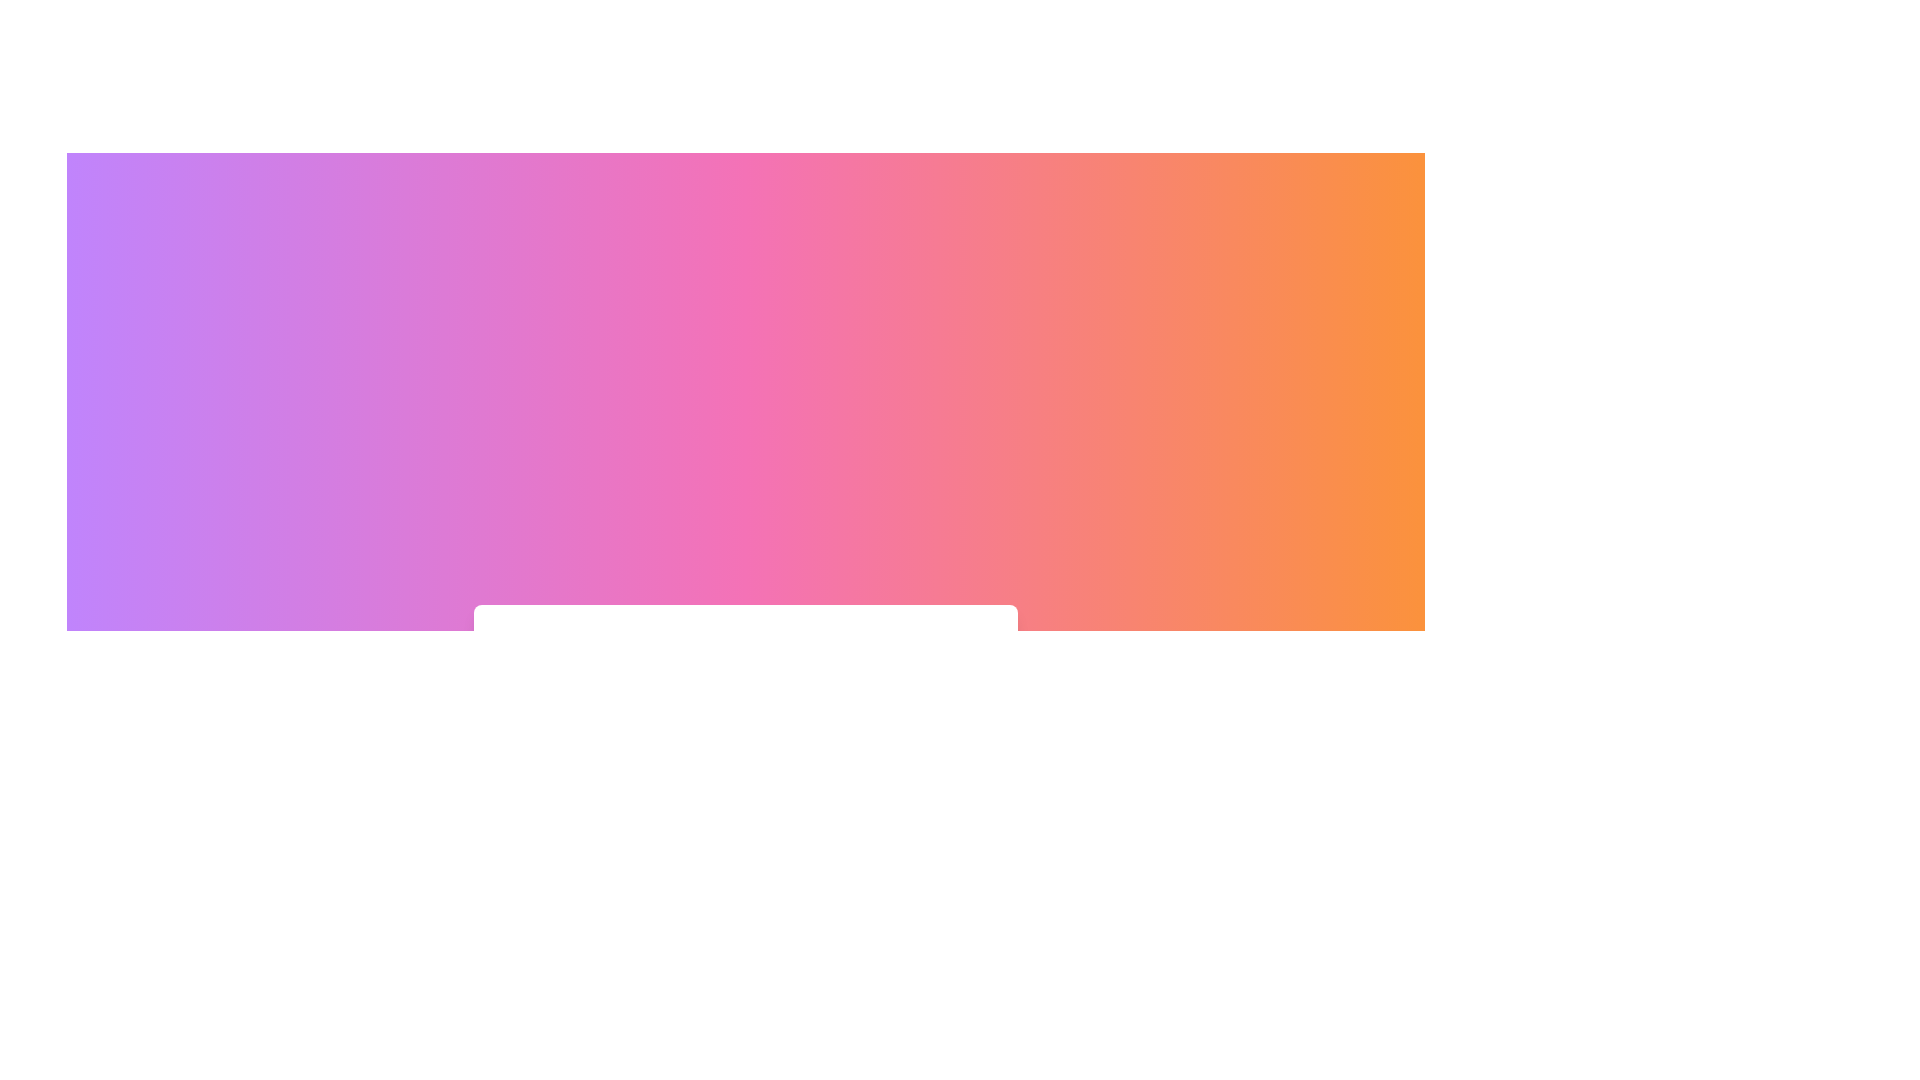  Describe the element at coordinates (571, 696) in the screenshot. I see `the toggle button to switch between visibility and notification modes` at that location.